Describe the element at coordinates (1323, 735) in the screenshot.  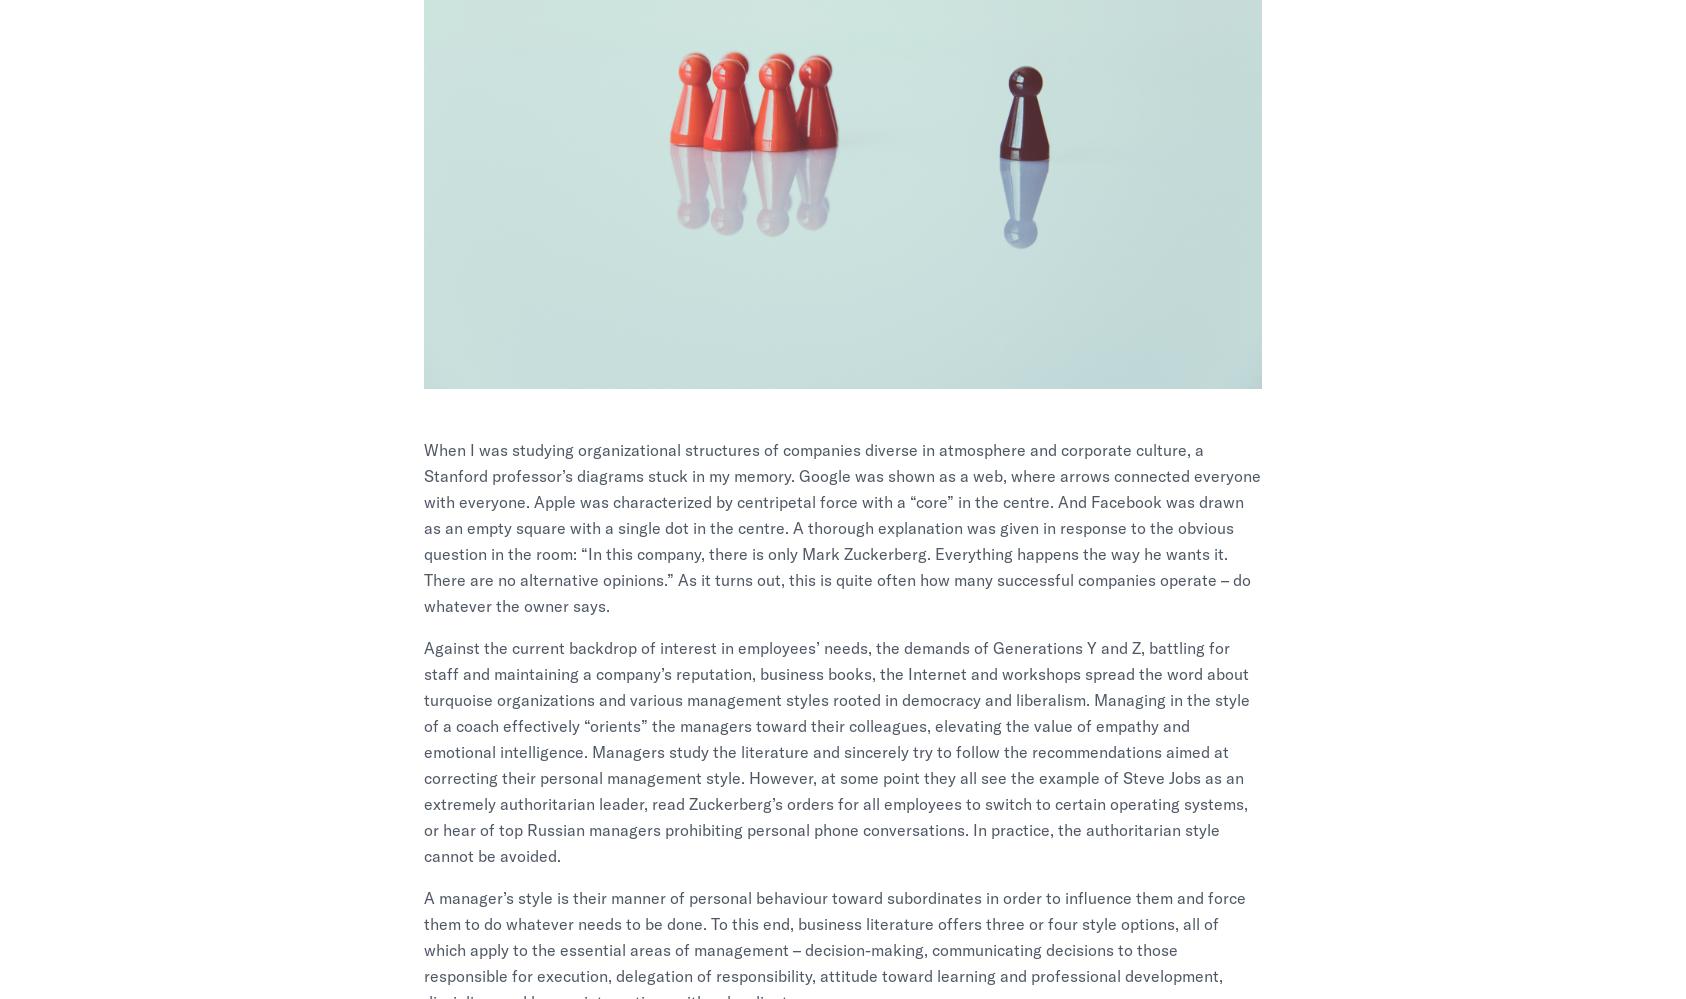
I see `'Security'` at that location.